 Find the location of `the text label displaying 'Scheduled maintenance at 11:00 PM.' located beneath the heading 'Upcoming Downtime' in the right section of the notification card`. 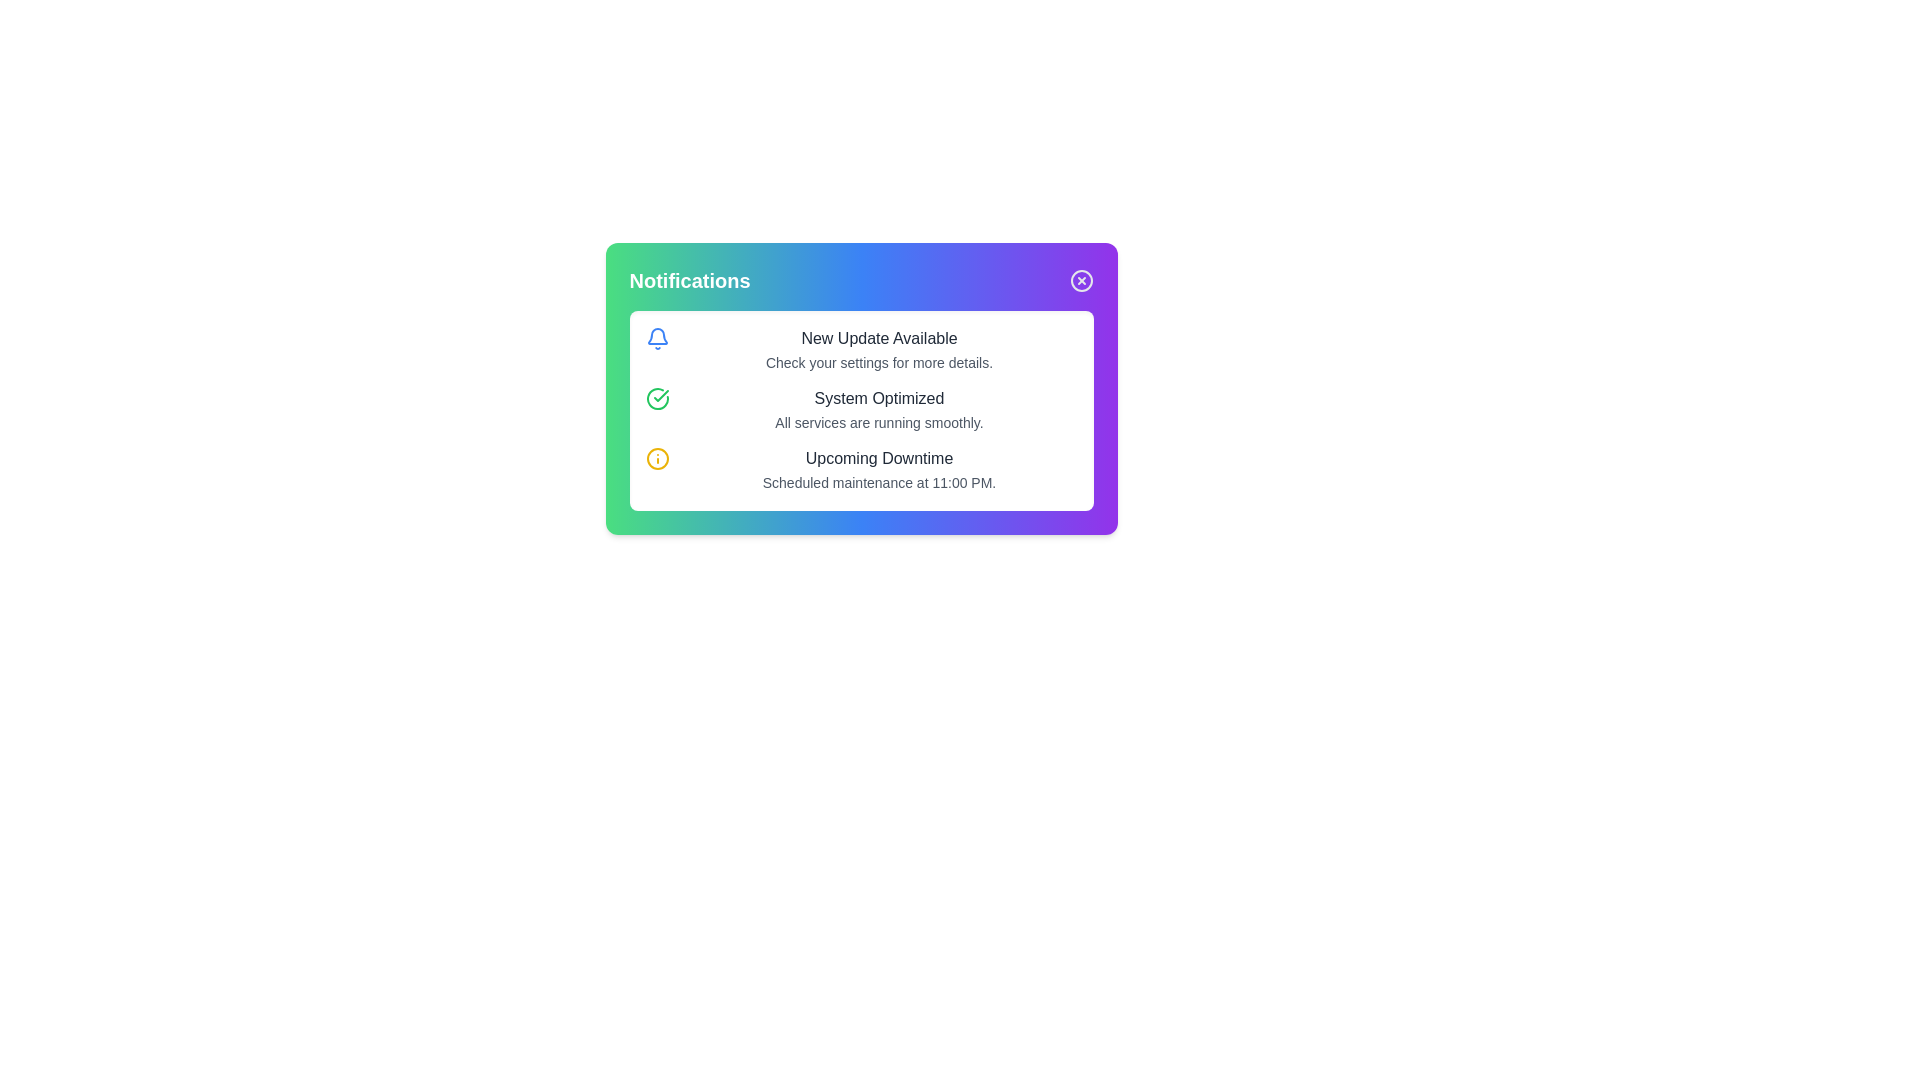

the text label displaying 'Scheduled maintenance at 11:00 PM.' located beneath the heading 'Upcoming Downtime' in the right section of the notification card is located at coordinates (879, 482).